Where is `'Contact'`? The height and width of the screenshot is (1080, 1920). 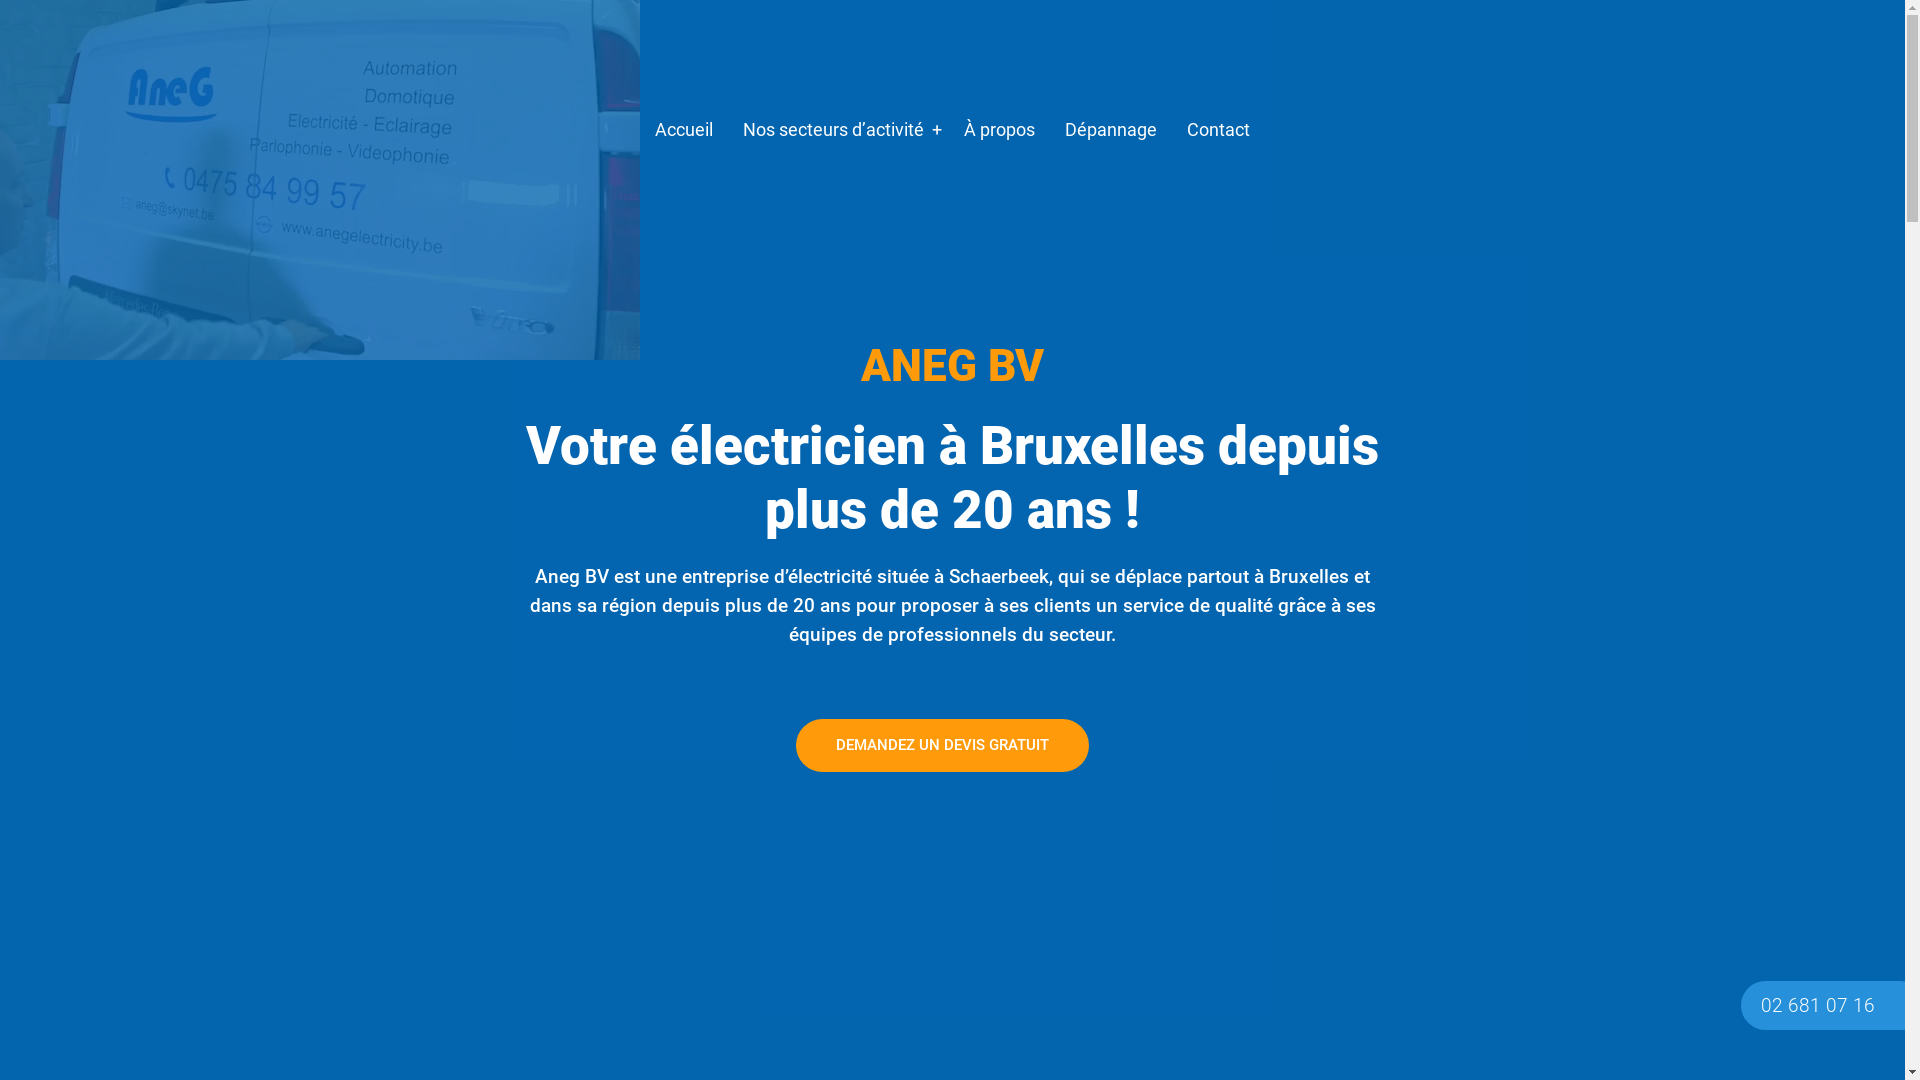 'Contact' is located at coordinates (1217, 130).